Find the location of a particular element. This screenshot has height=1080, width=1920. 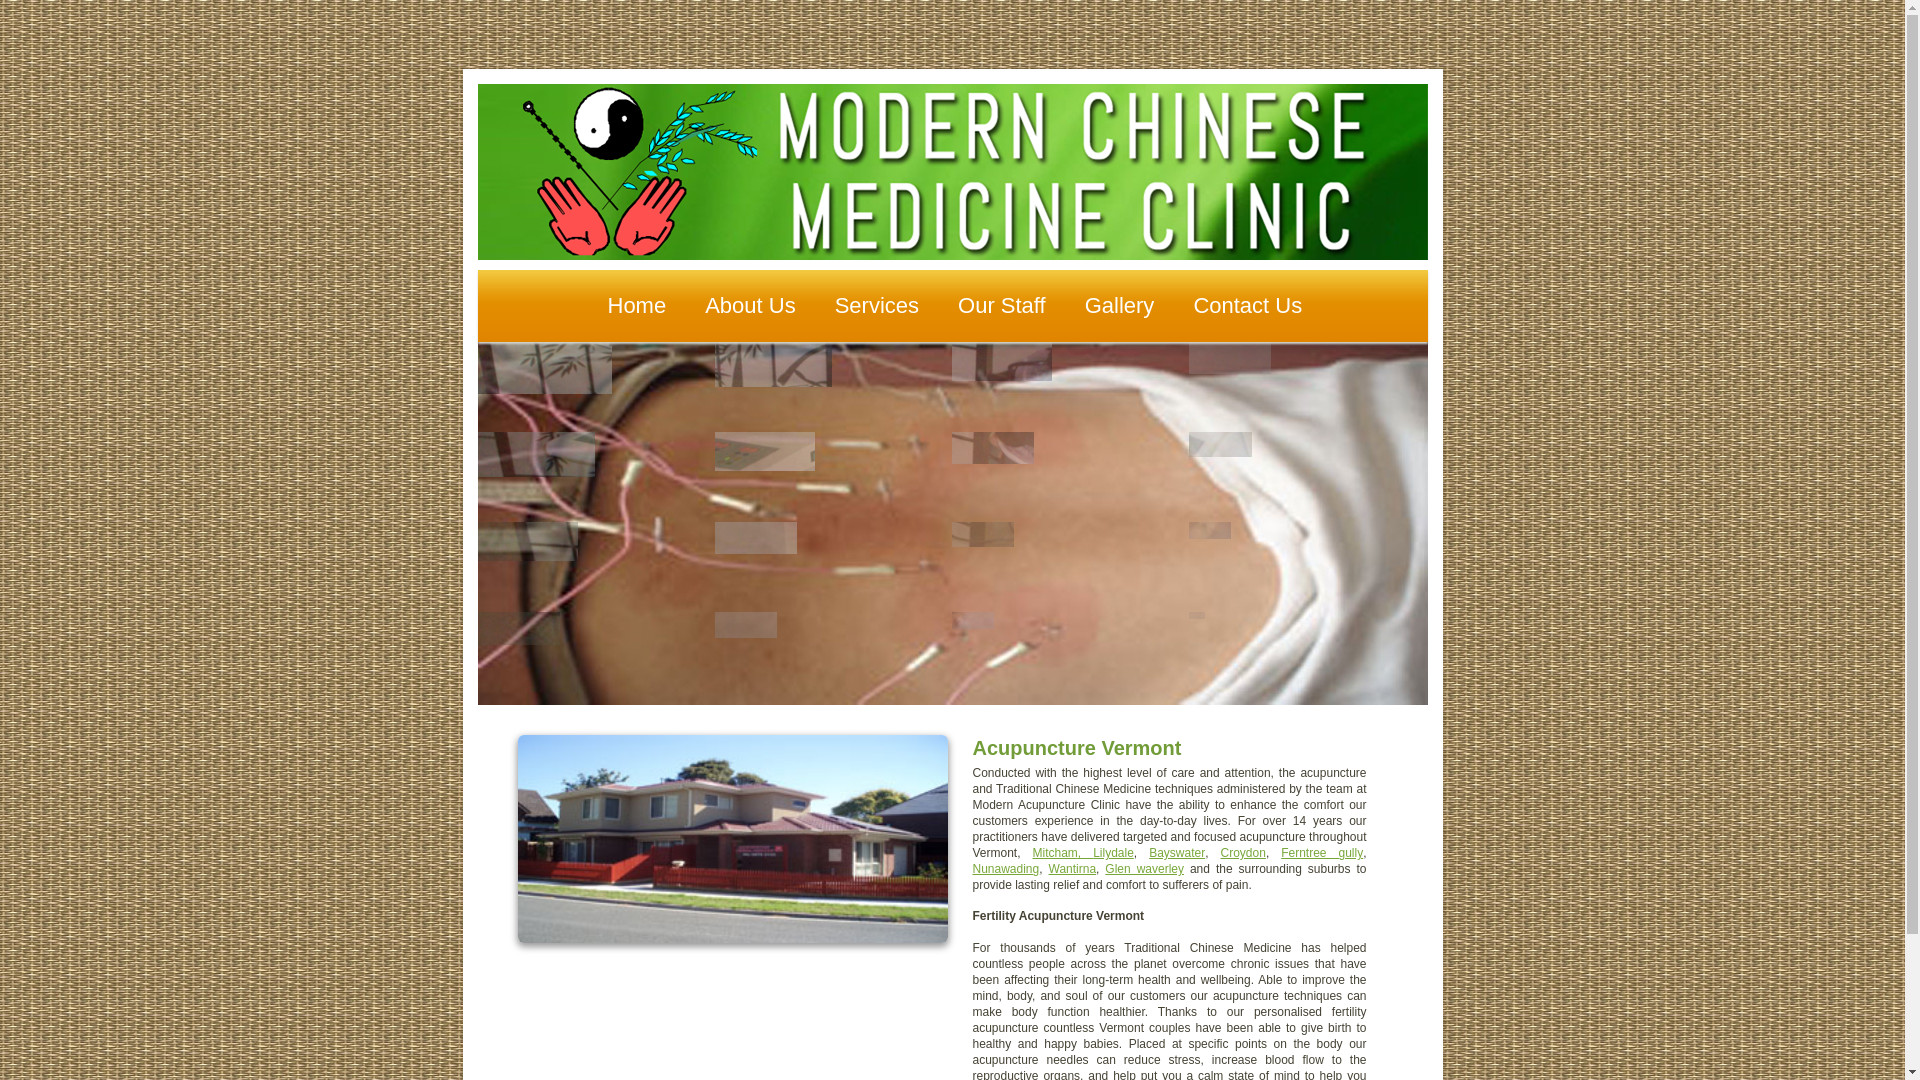

'Services' is located at coordinates (877, 305).